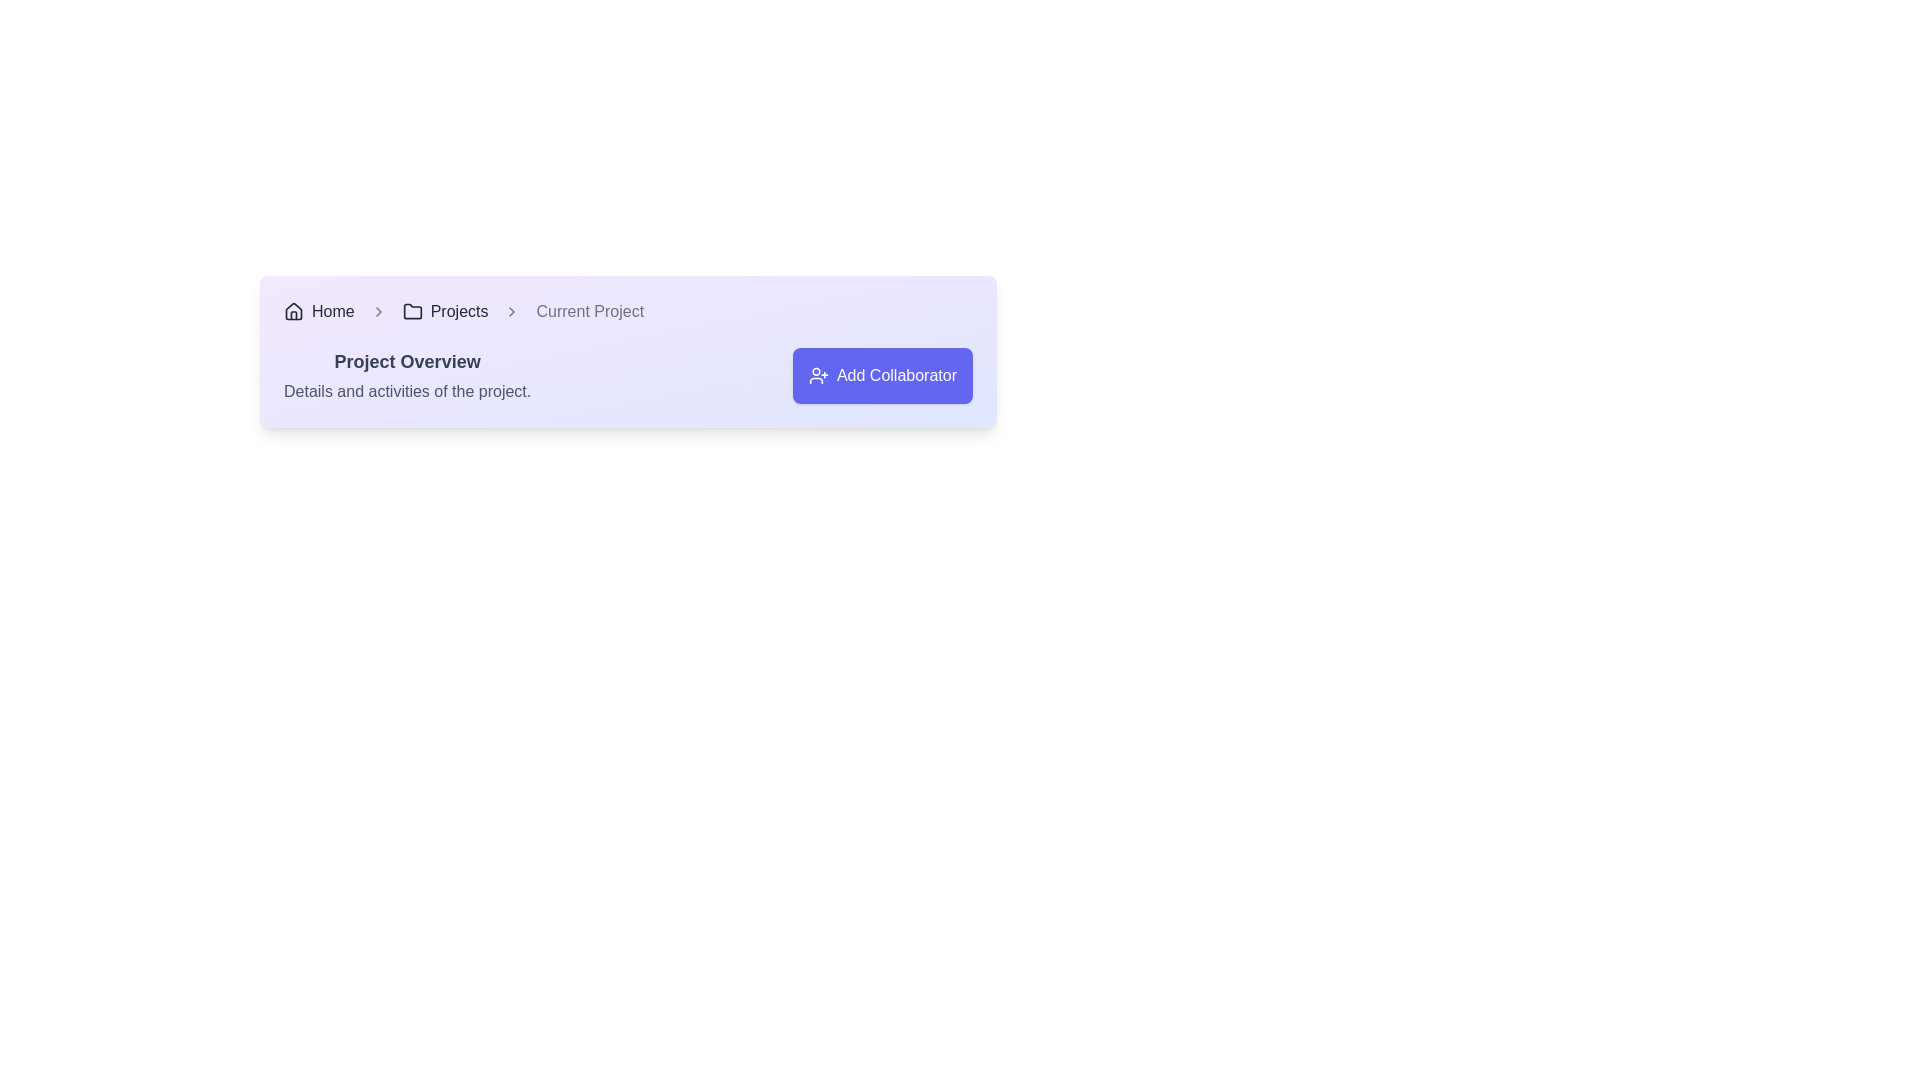 The width and height of the screenshot is (1920, 1080). I want to click on the hyperlink in the breadcrumb navigation that redirects to the homepage, which is positioned at the top-left and precedes the 'Projects' and 'Current Project' items, so click(318, 312).